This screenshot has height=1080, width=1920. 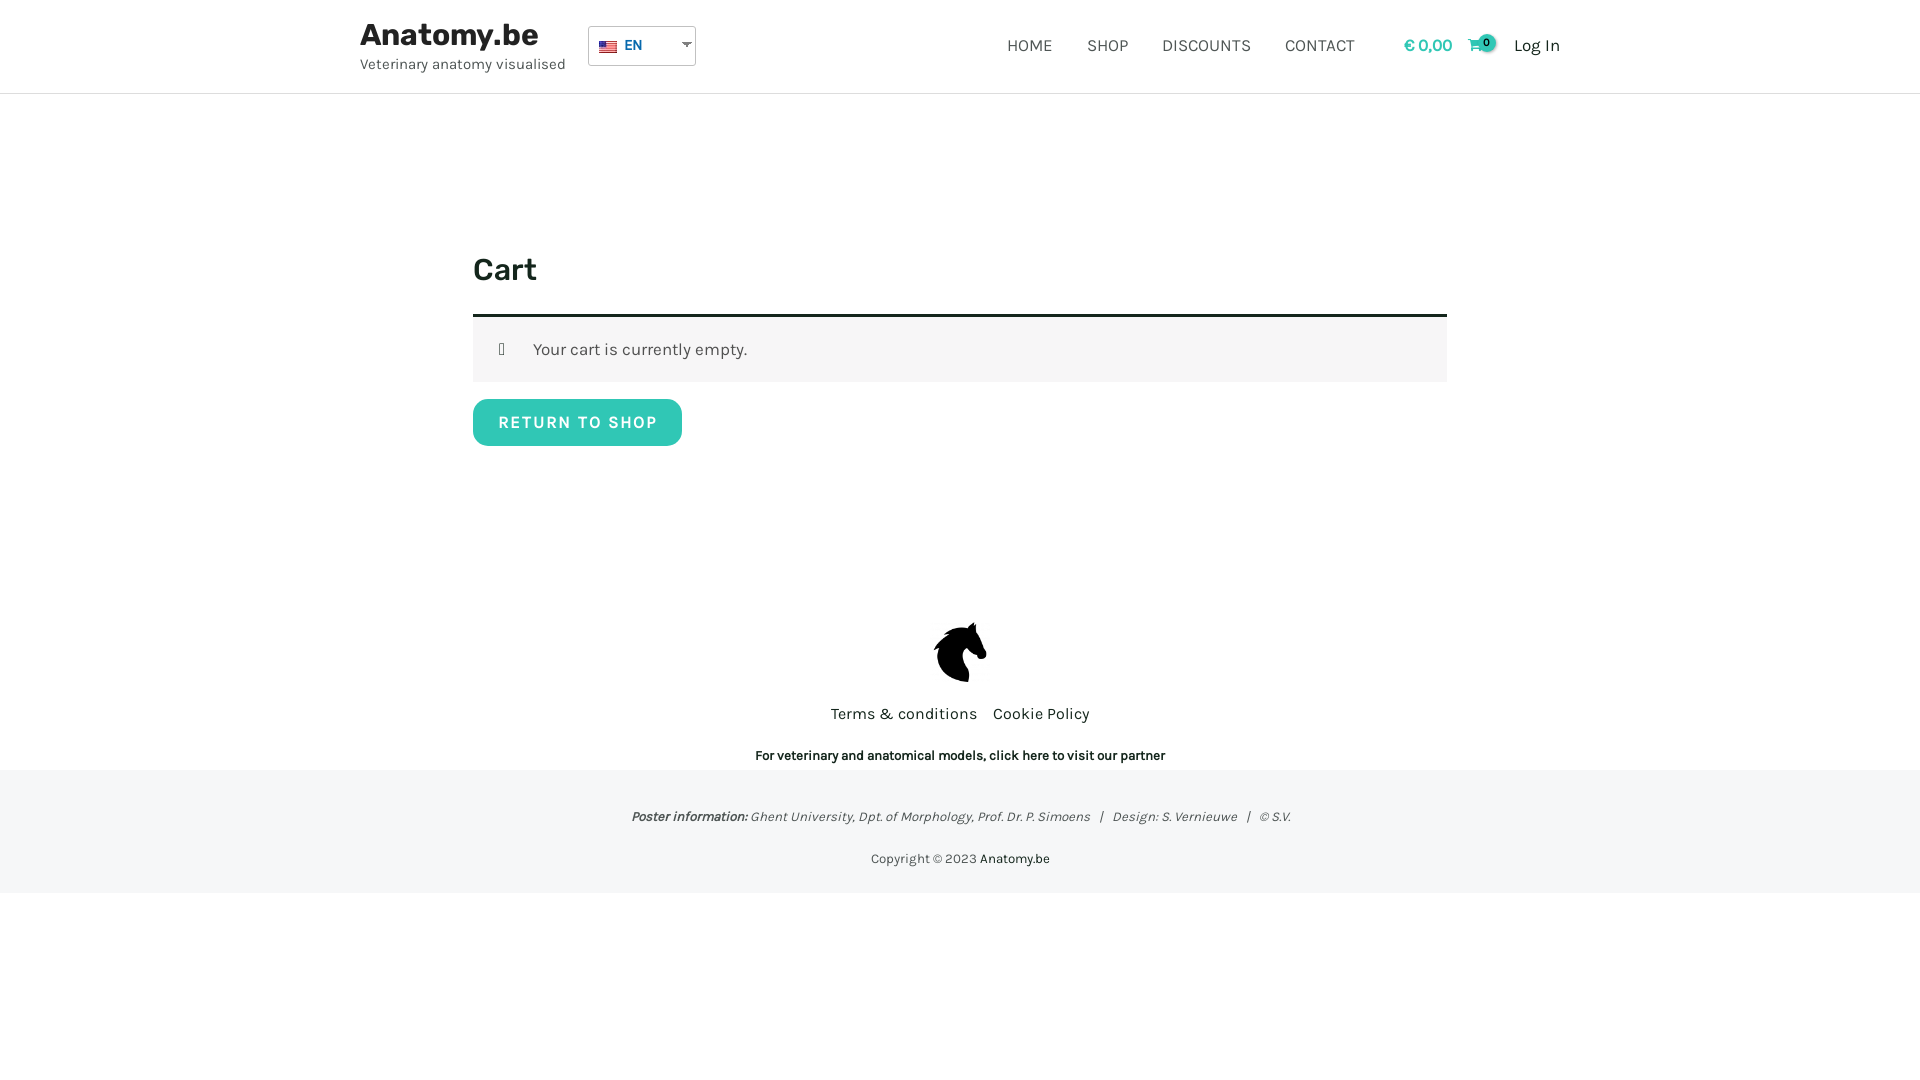 I want to click on 'Anatomy.be', so click(x=448, y=34).